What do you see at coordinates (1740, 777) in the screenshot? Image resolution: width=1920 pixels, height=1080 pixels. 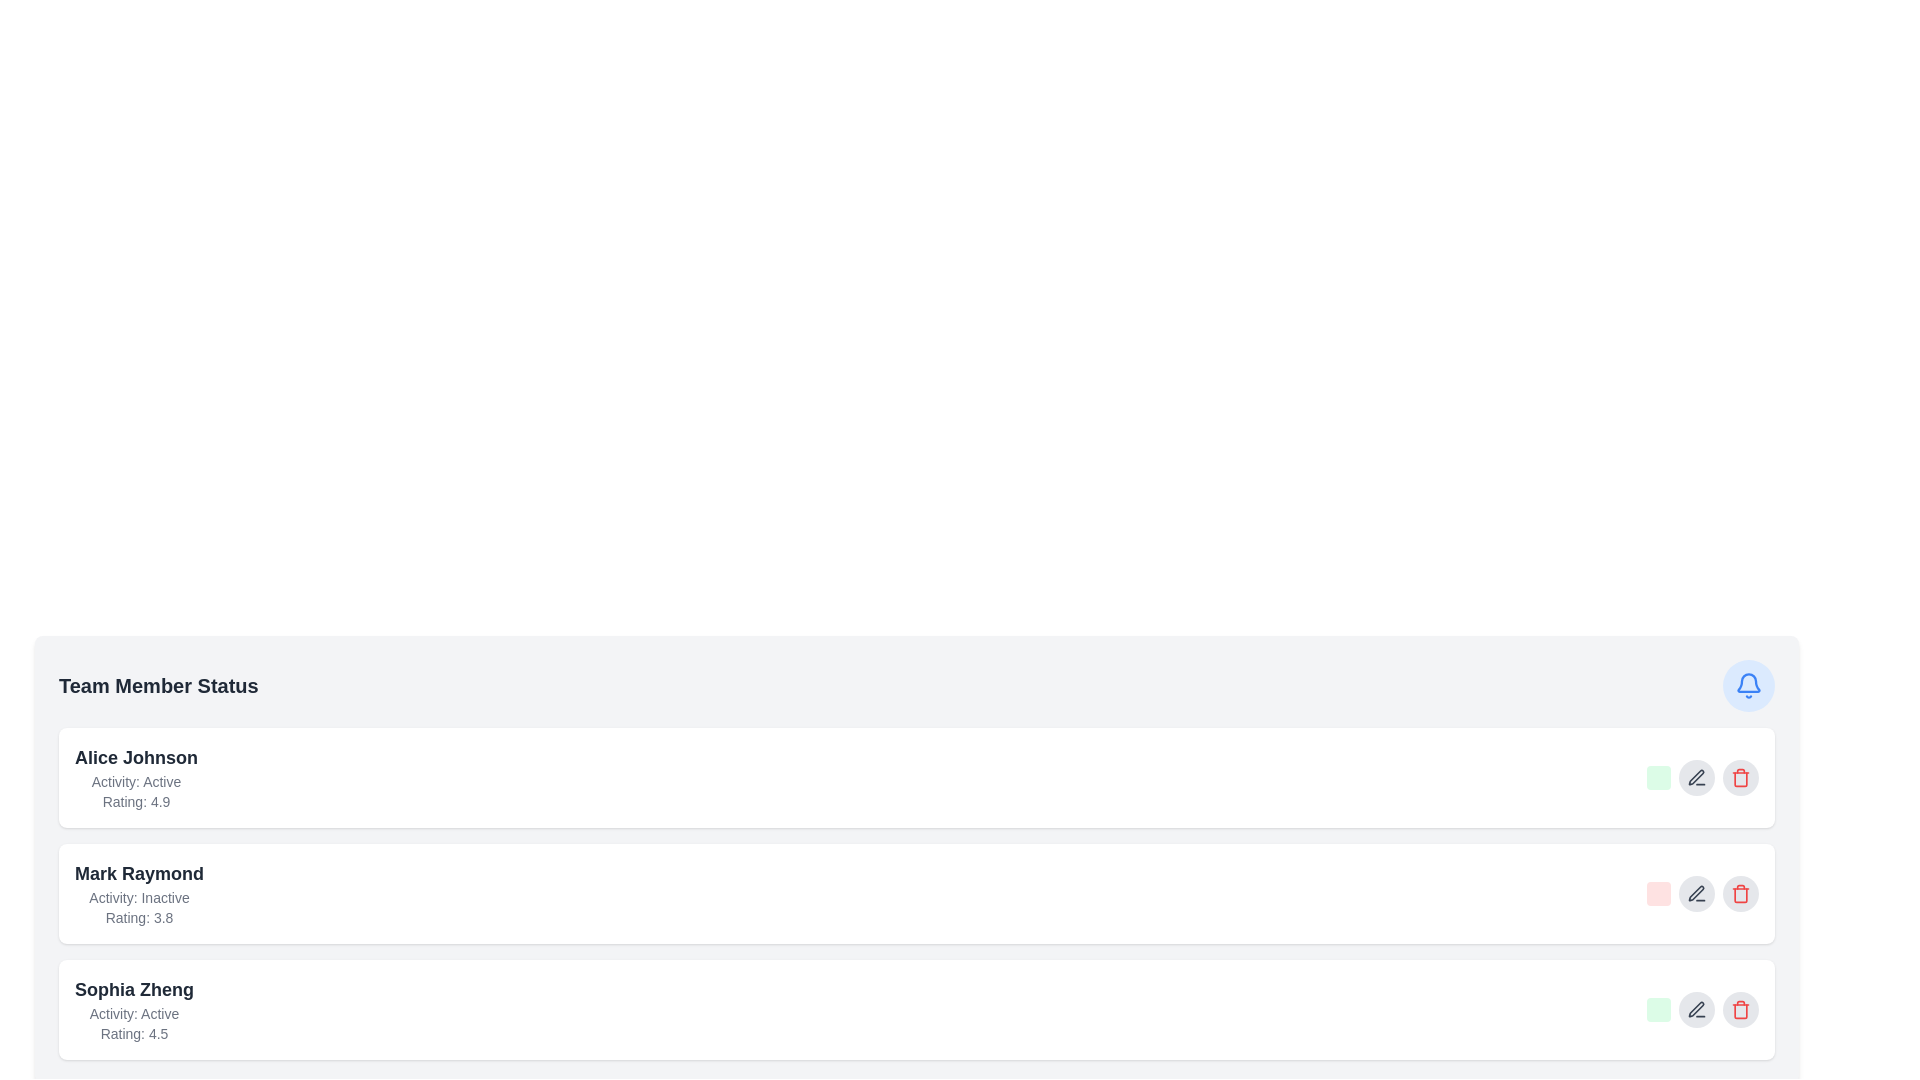 I see `the circular button with a gray background and red border, which contains a red trash can icon` at bounding box center [1740, 777].